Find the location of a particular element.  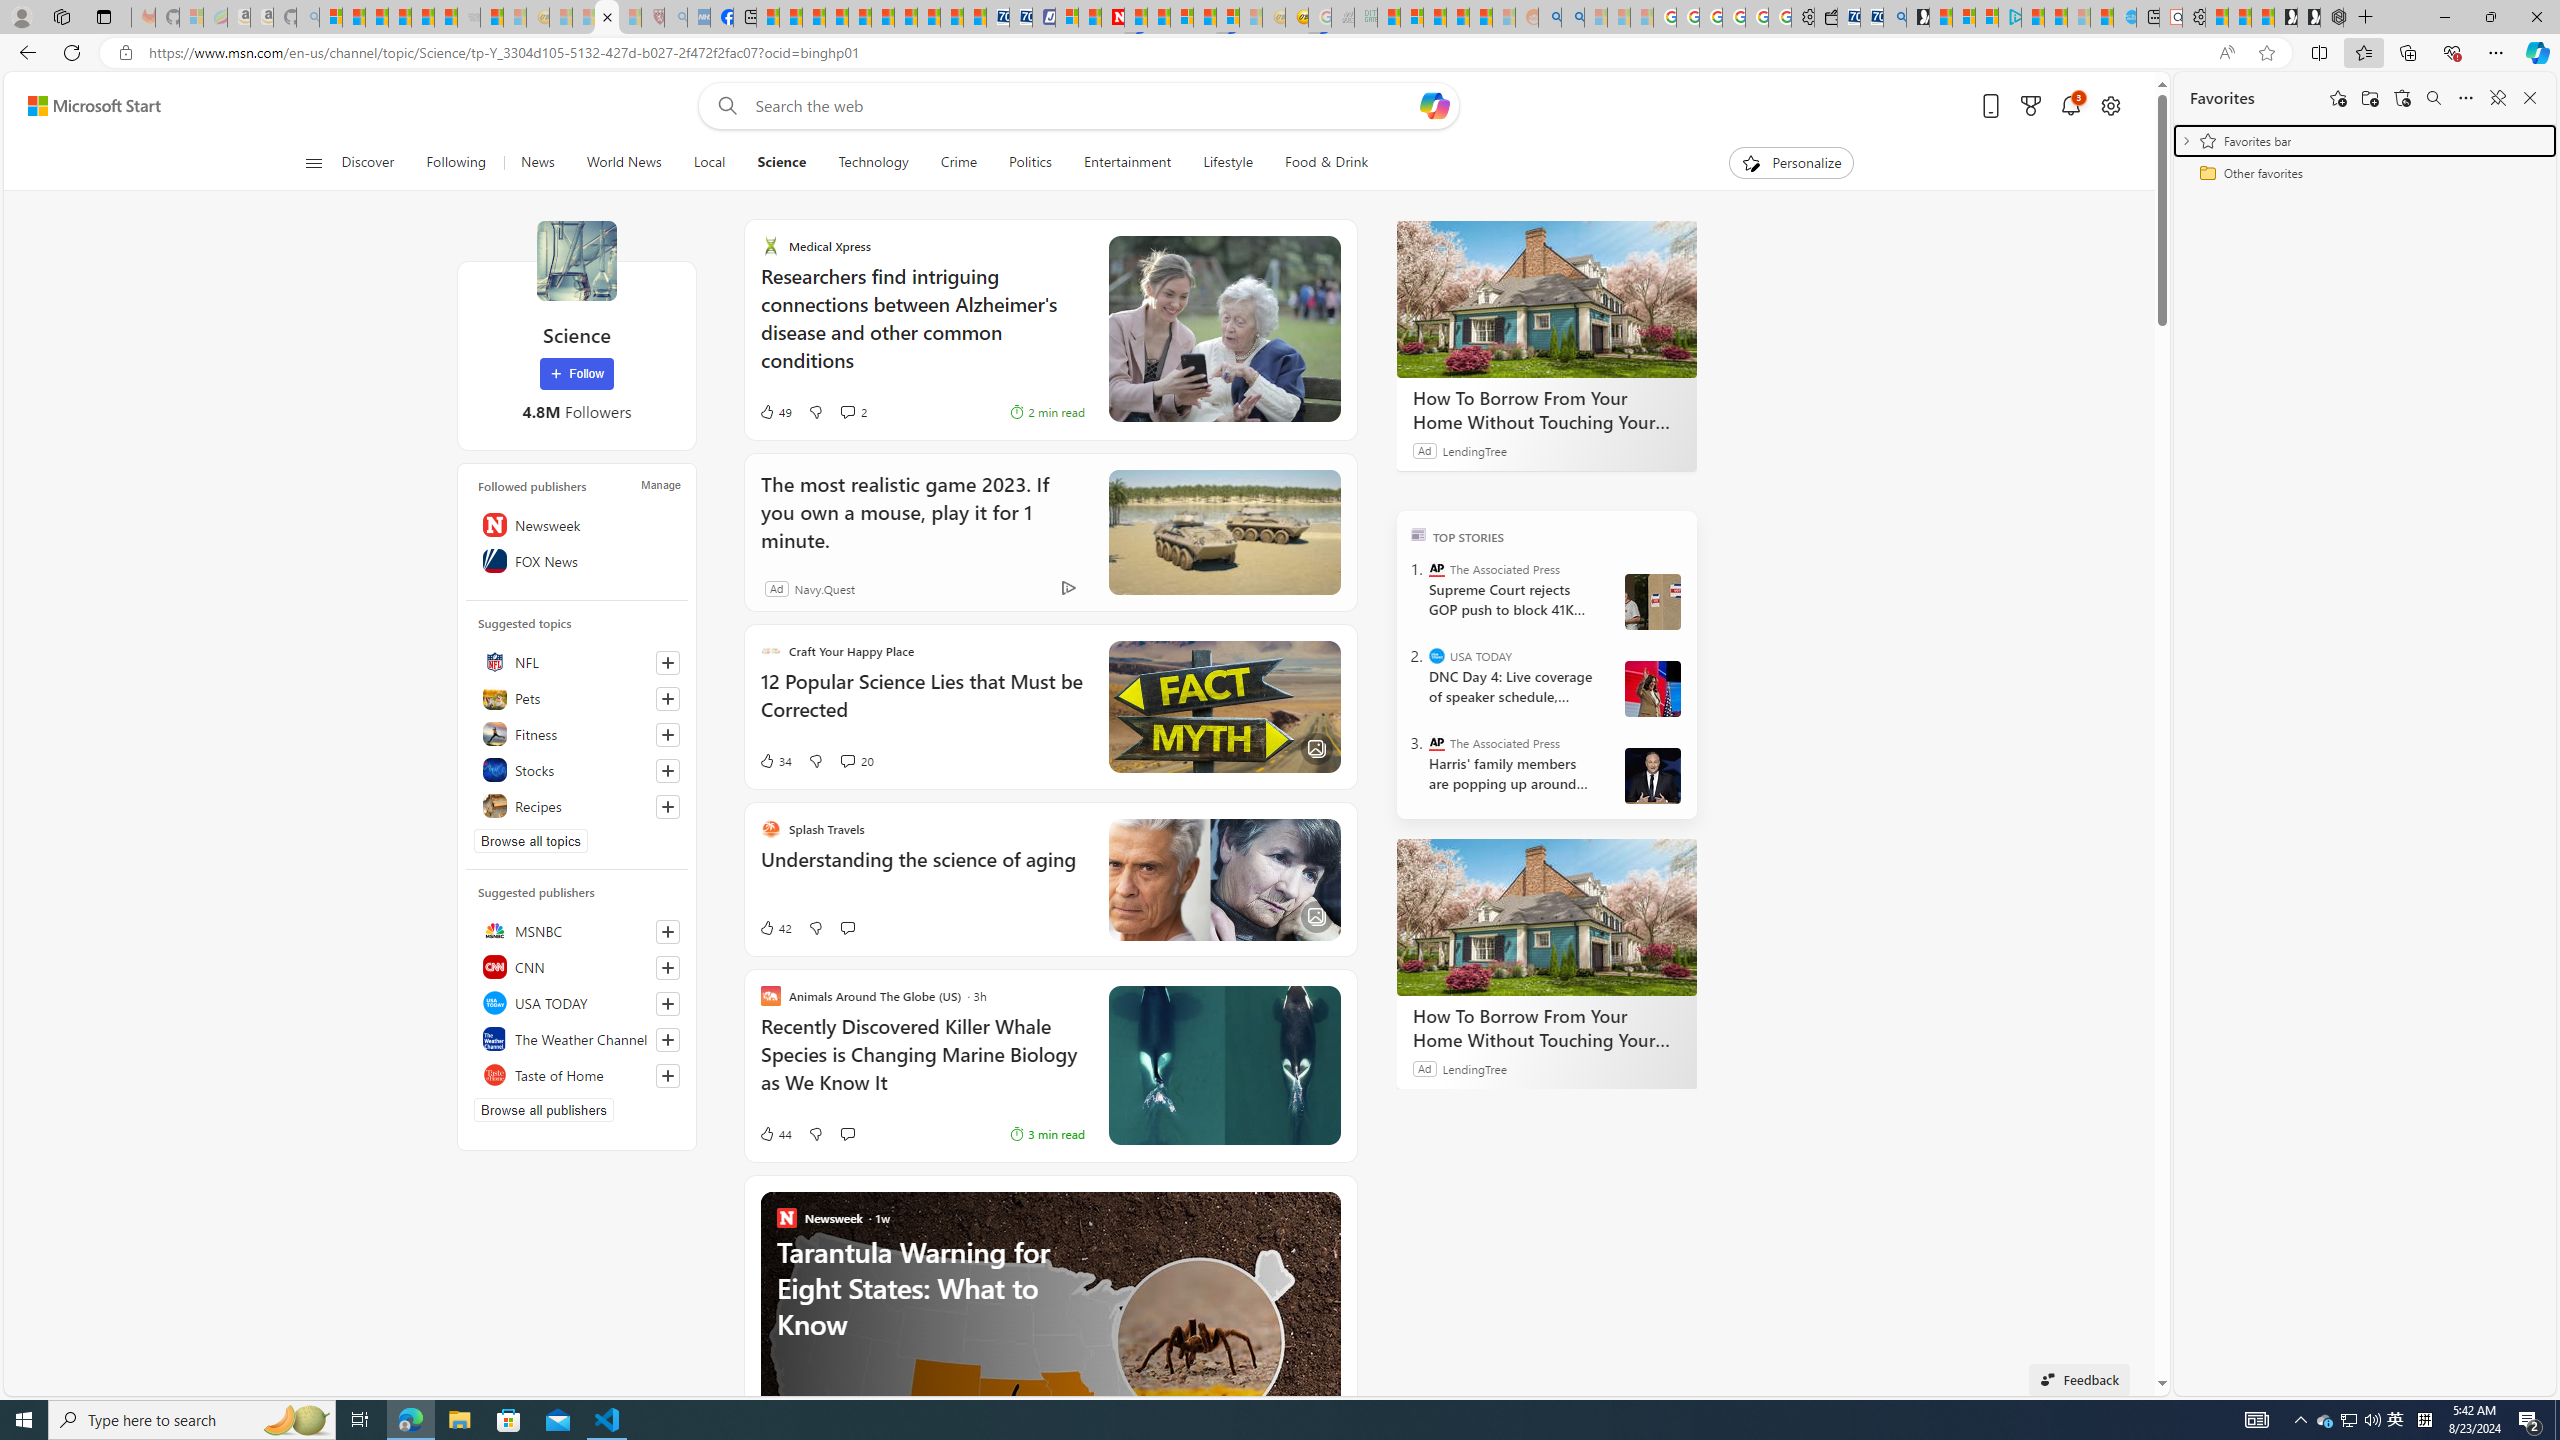

'Combat Siege - Sleeping' is located at coordinates (468, 16).